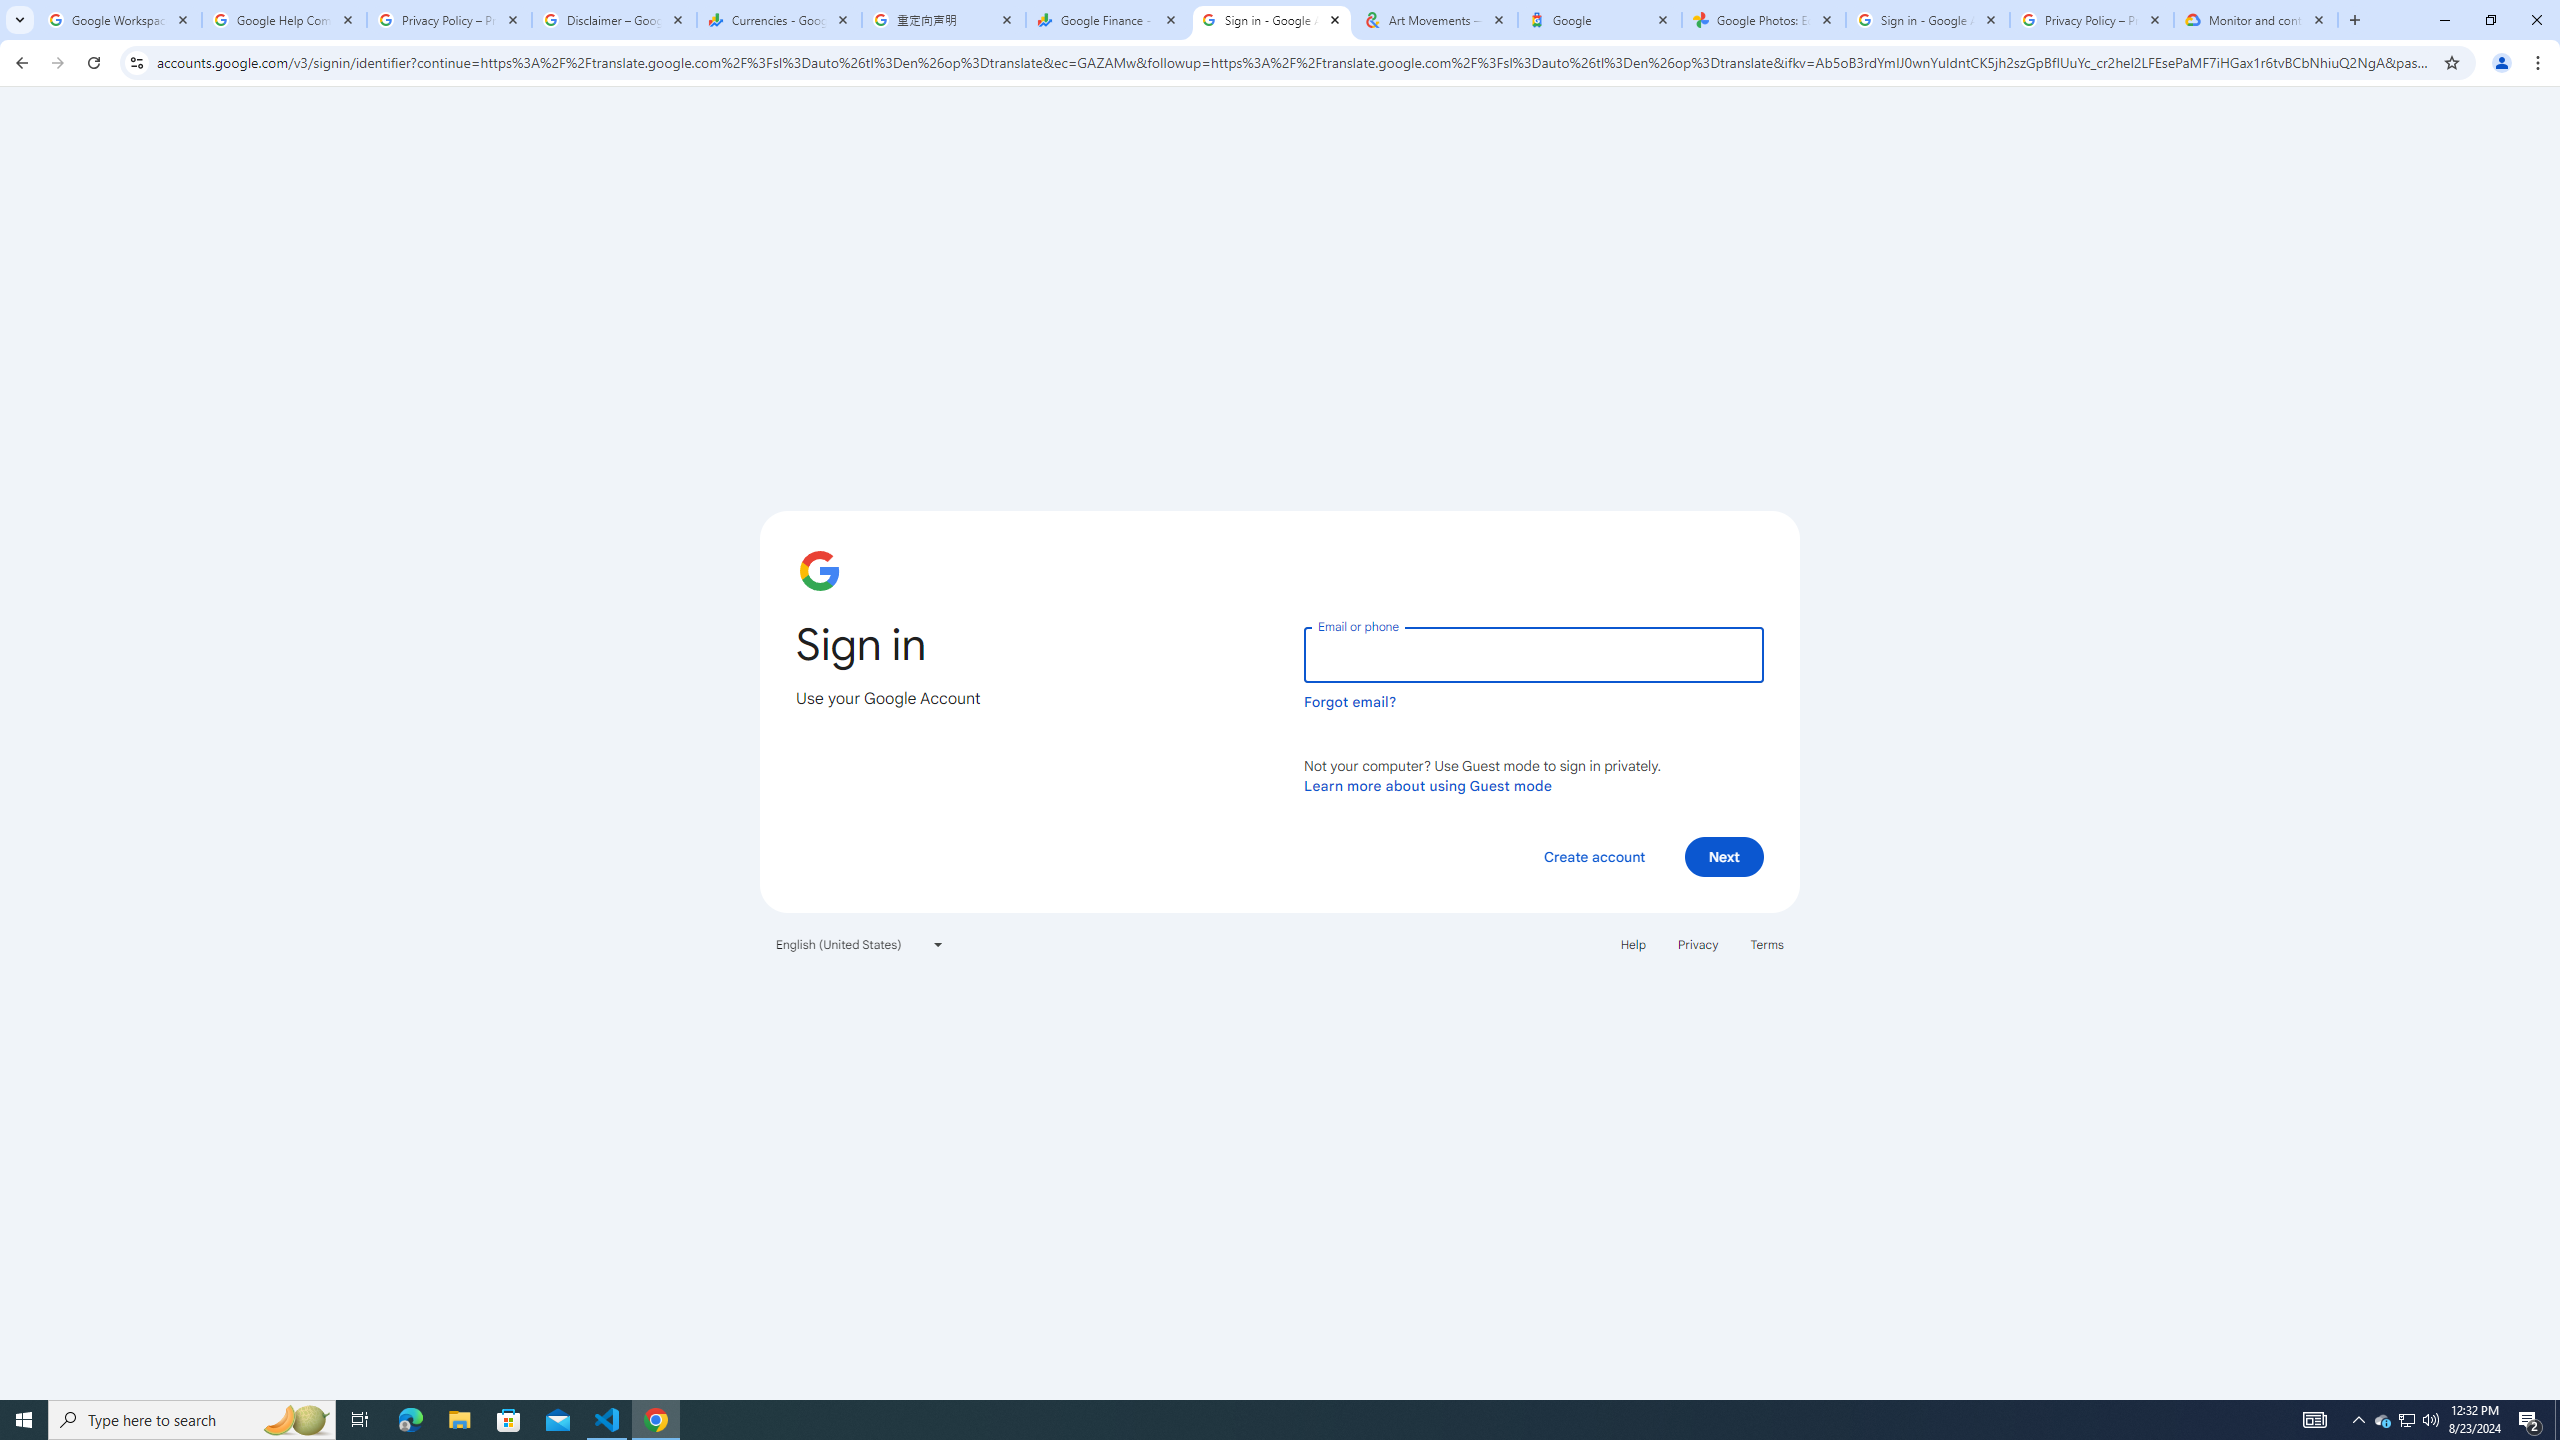  What do you see at coordinates (778, 19) in the screenshot?
I see `'Currencies - Google Finance'` at bounding box center [778, 19].